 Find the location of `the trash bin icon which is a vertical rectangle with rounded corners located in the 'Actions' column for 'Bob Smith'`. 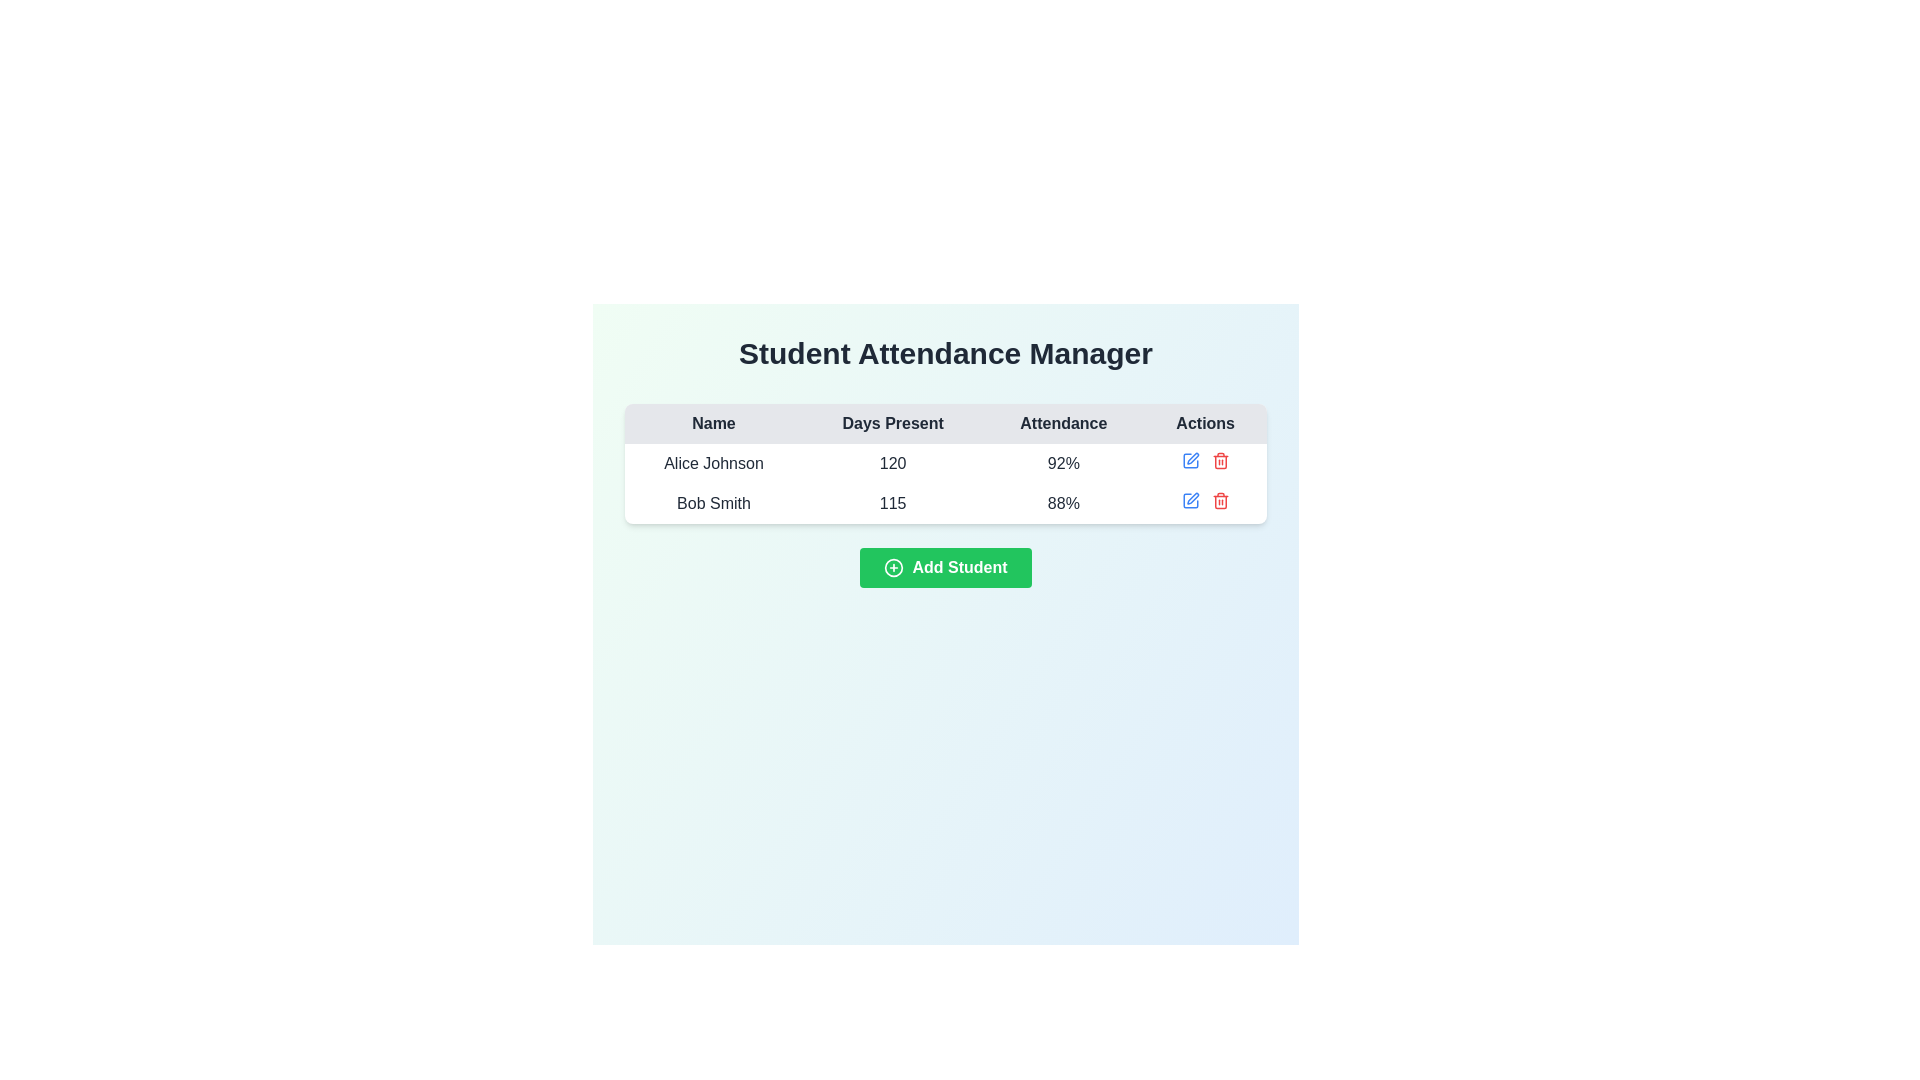

the trash bin icon which is a vertical rectangle with rounded corners located in the 'Actions' column for 'Bob Smith' is located at coordinates (1219, 501).